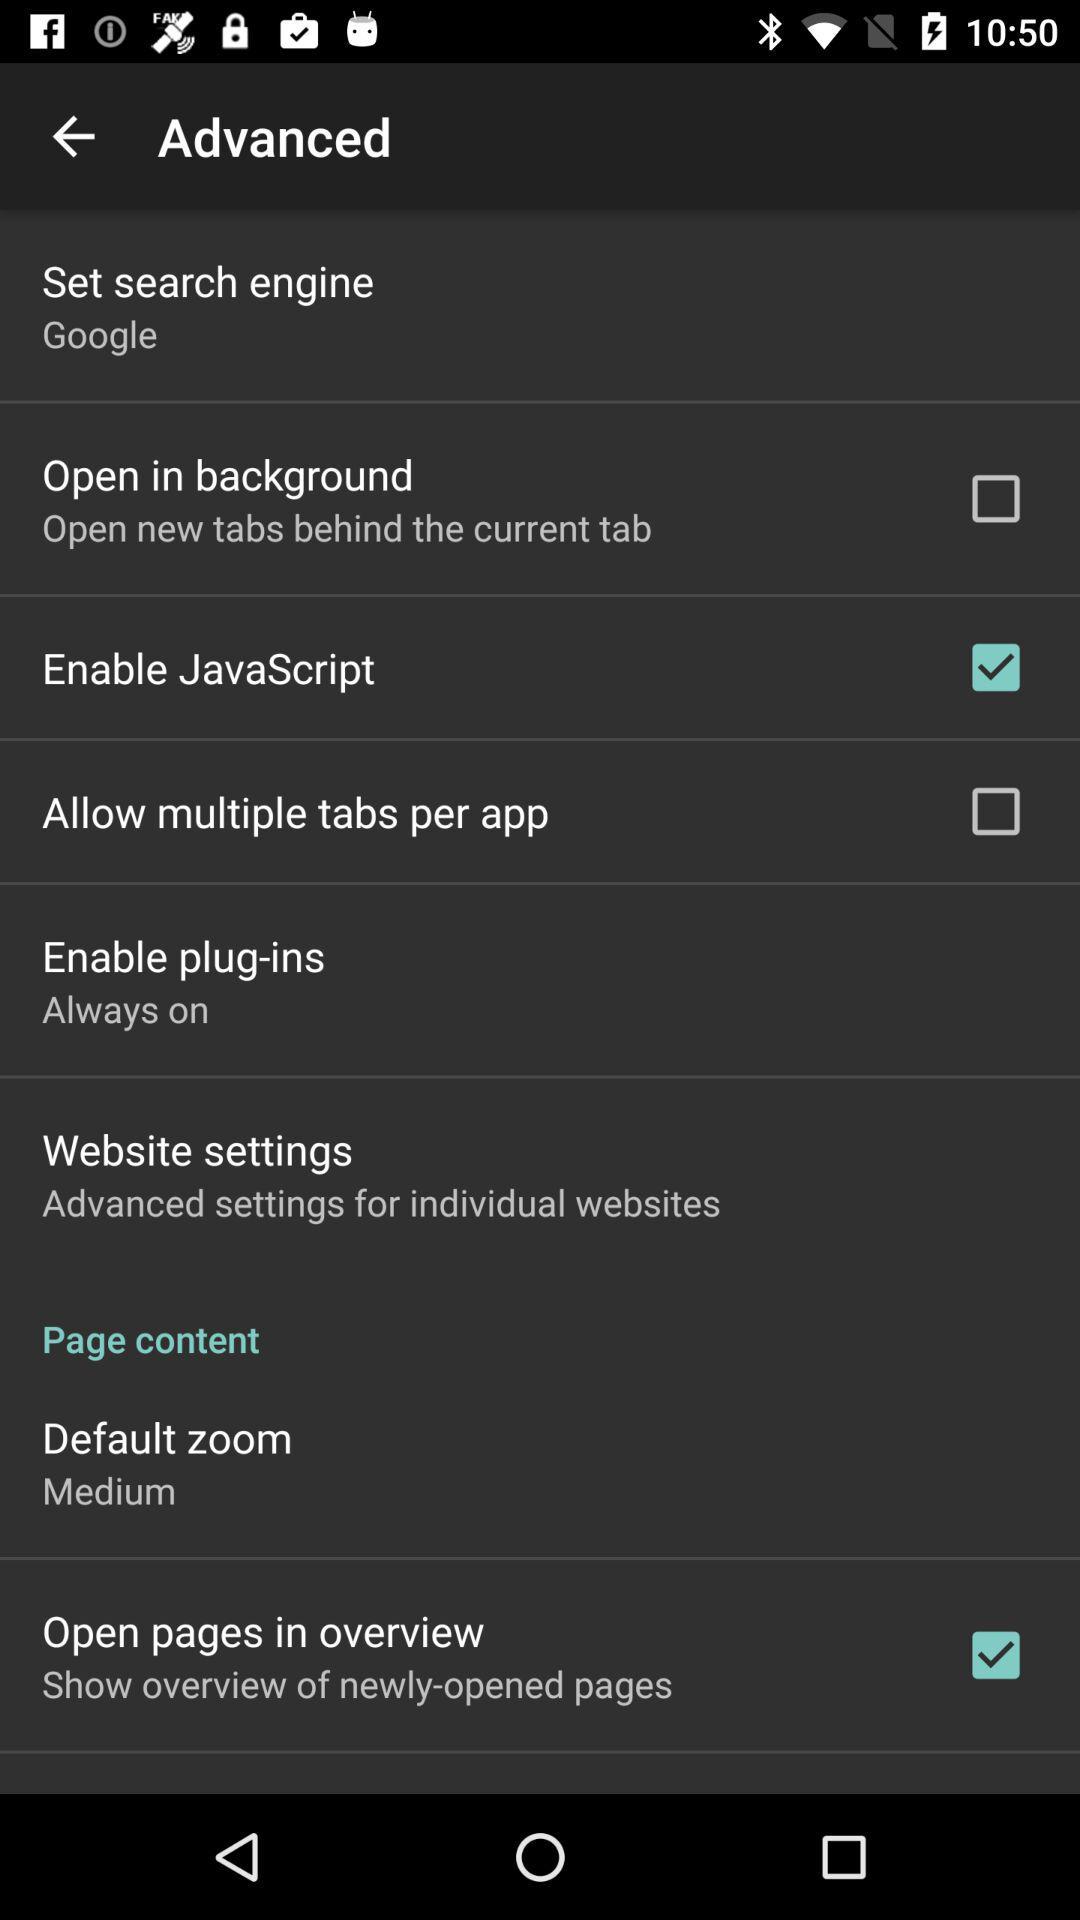  Describe the element at coordinates (208, 667) in the screenshot. I see `the app above the allow multiple tabs item` at that location.